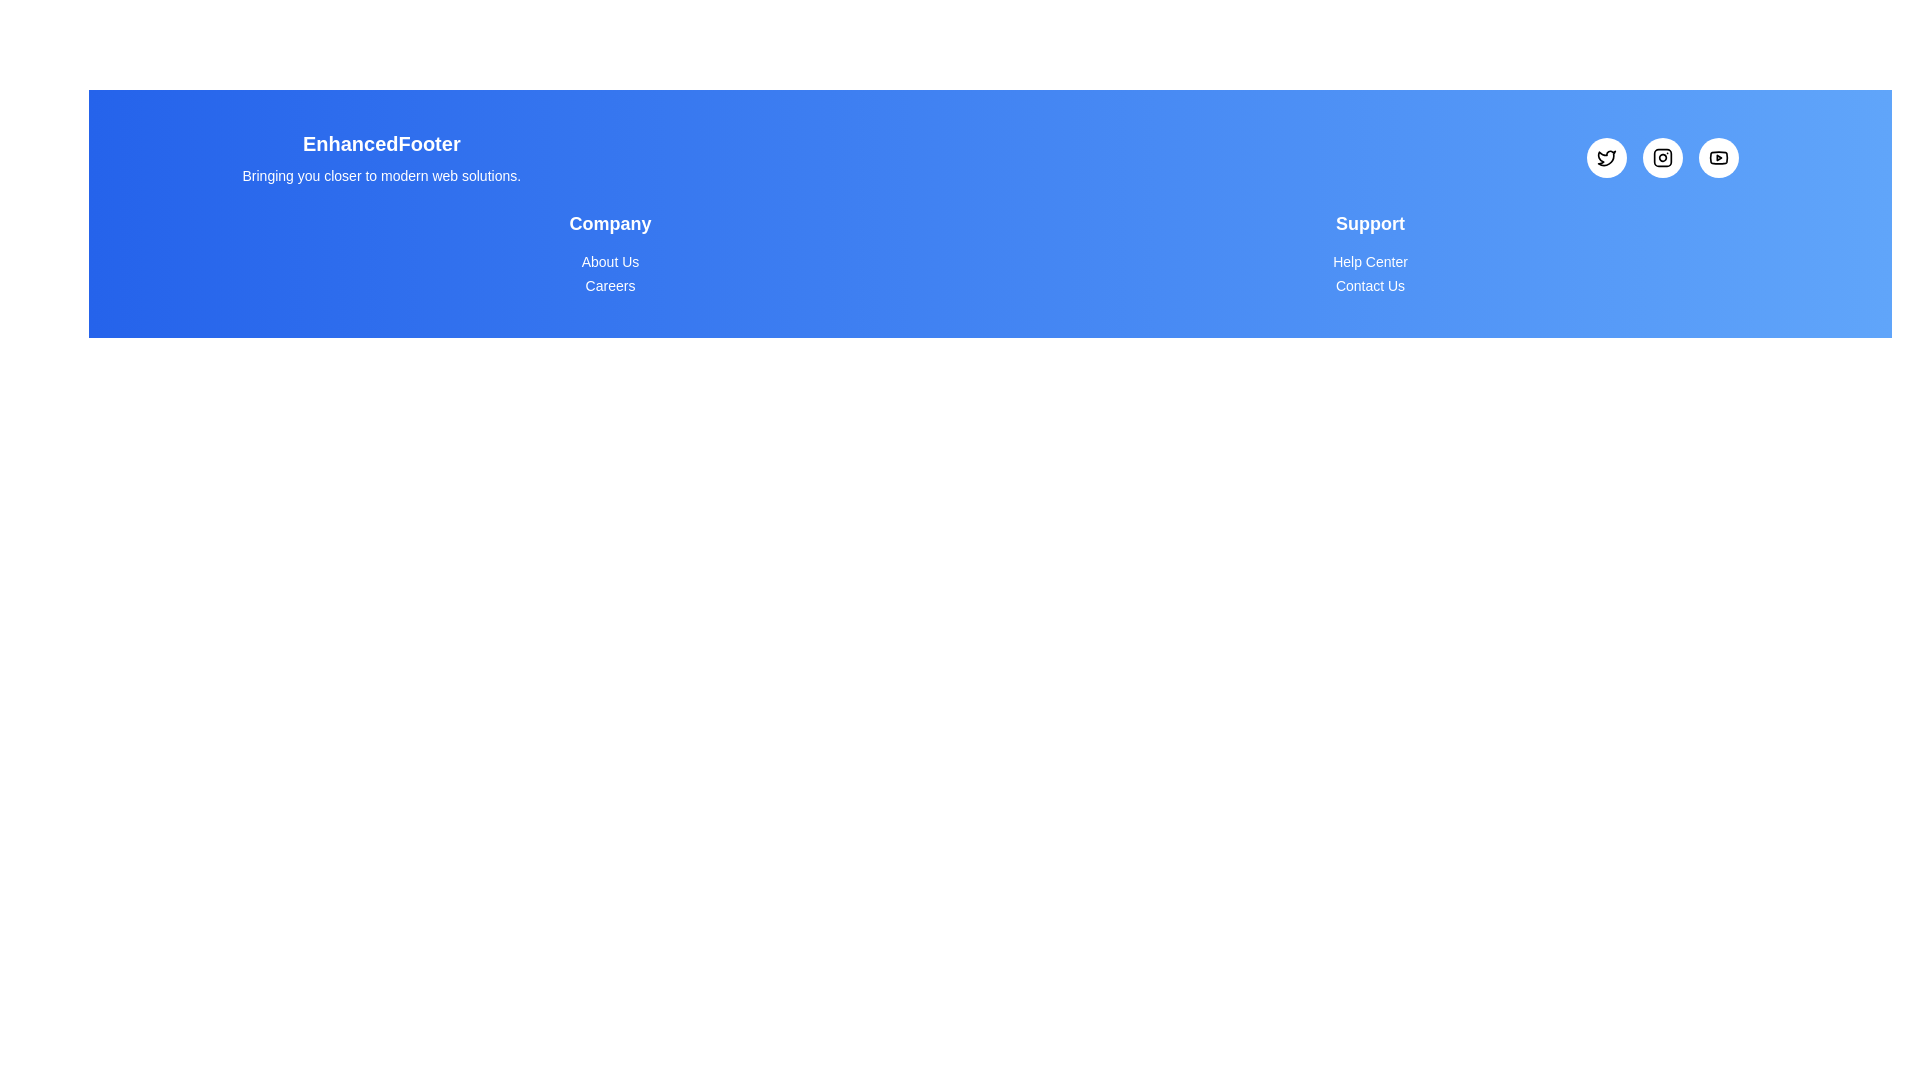 The height and width of the screenshot is (1080, 1920). What do you see at coordinates (1717, 157) in the screenshot?
I see `the third icon in the horizontal sequence at the top right corner of the footer section` at bounding box center [1717, 157].